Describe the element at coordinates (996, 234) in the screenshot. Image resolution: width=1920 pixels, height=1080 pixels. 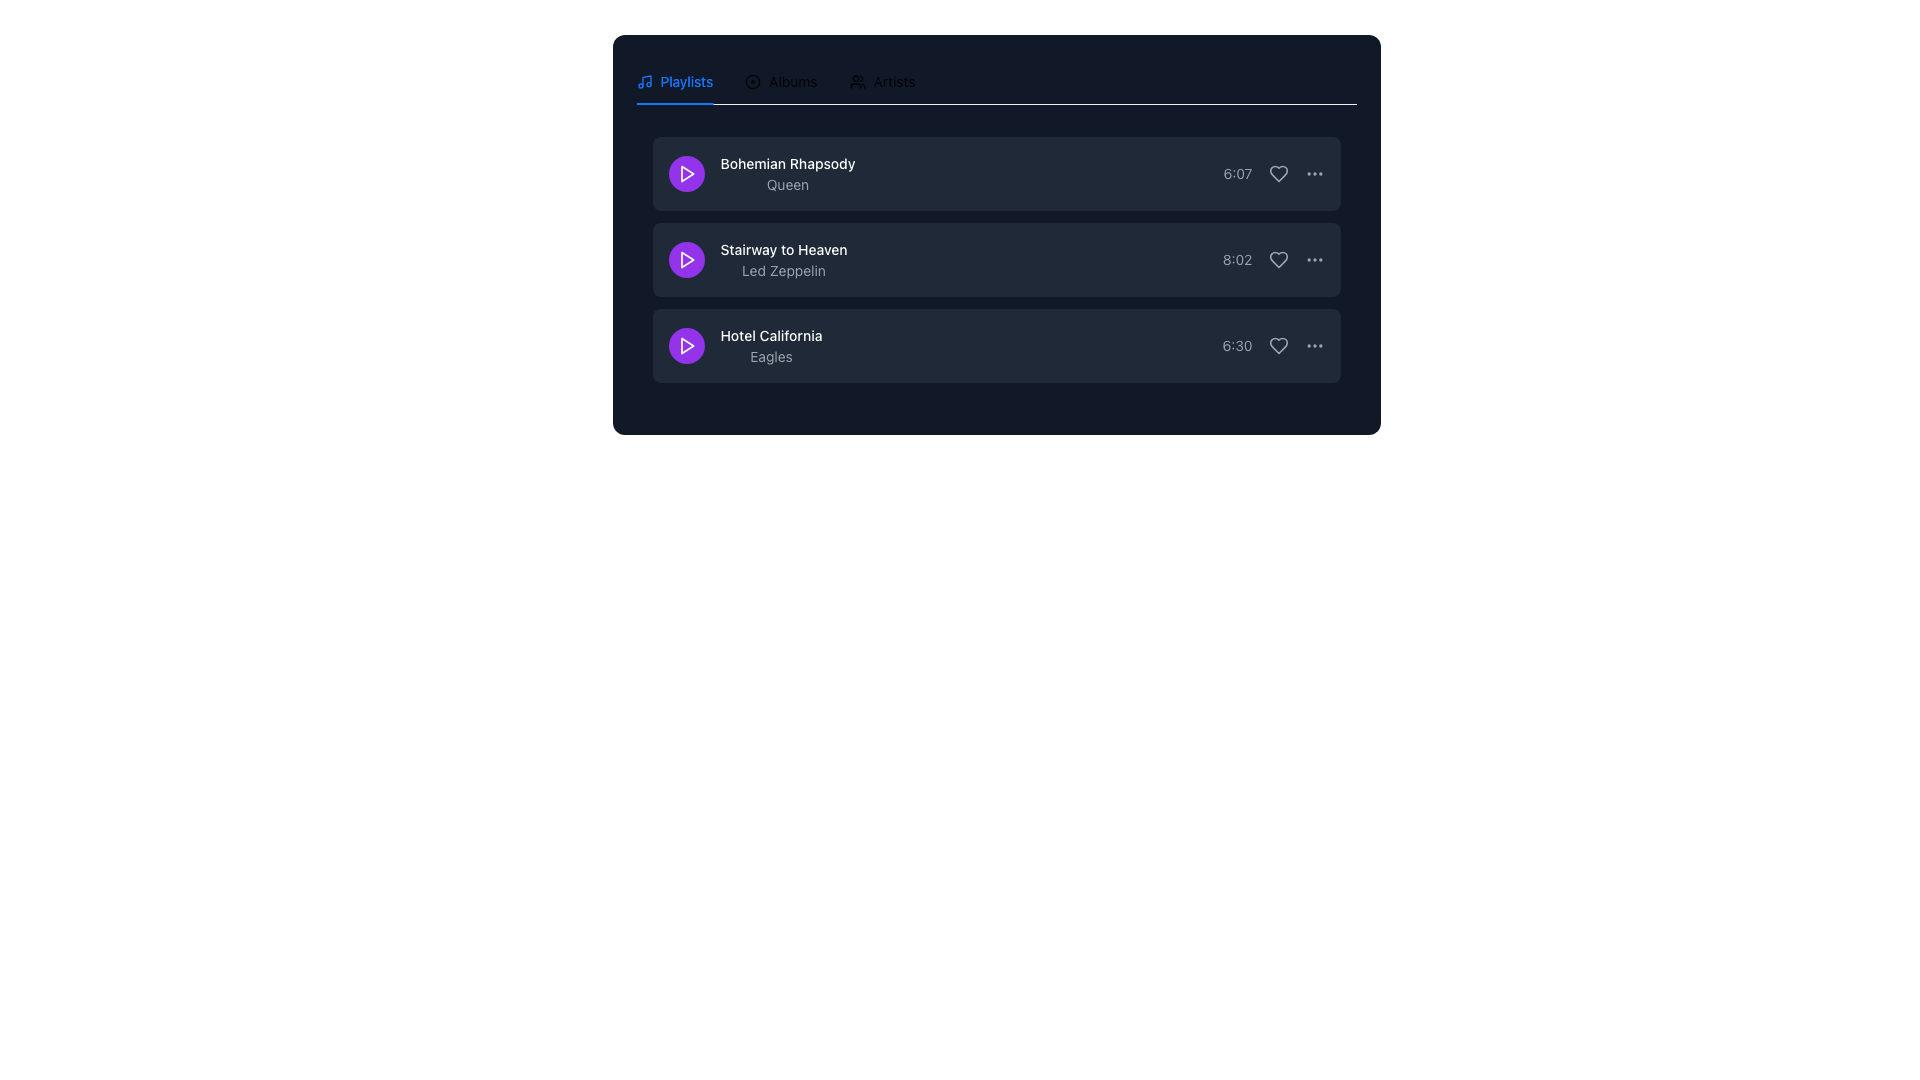
I see `the second song card in the playlist, which represents a song item` at that location.